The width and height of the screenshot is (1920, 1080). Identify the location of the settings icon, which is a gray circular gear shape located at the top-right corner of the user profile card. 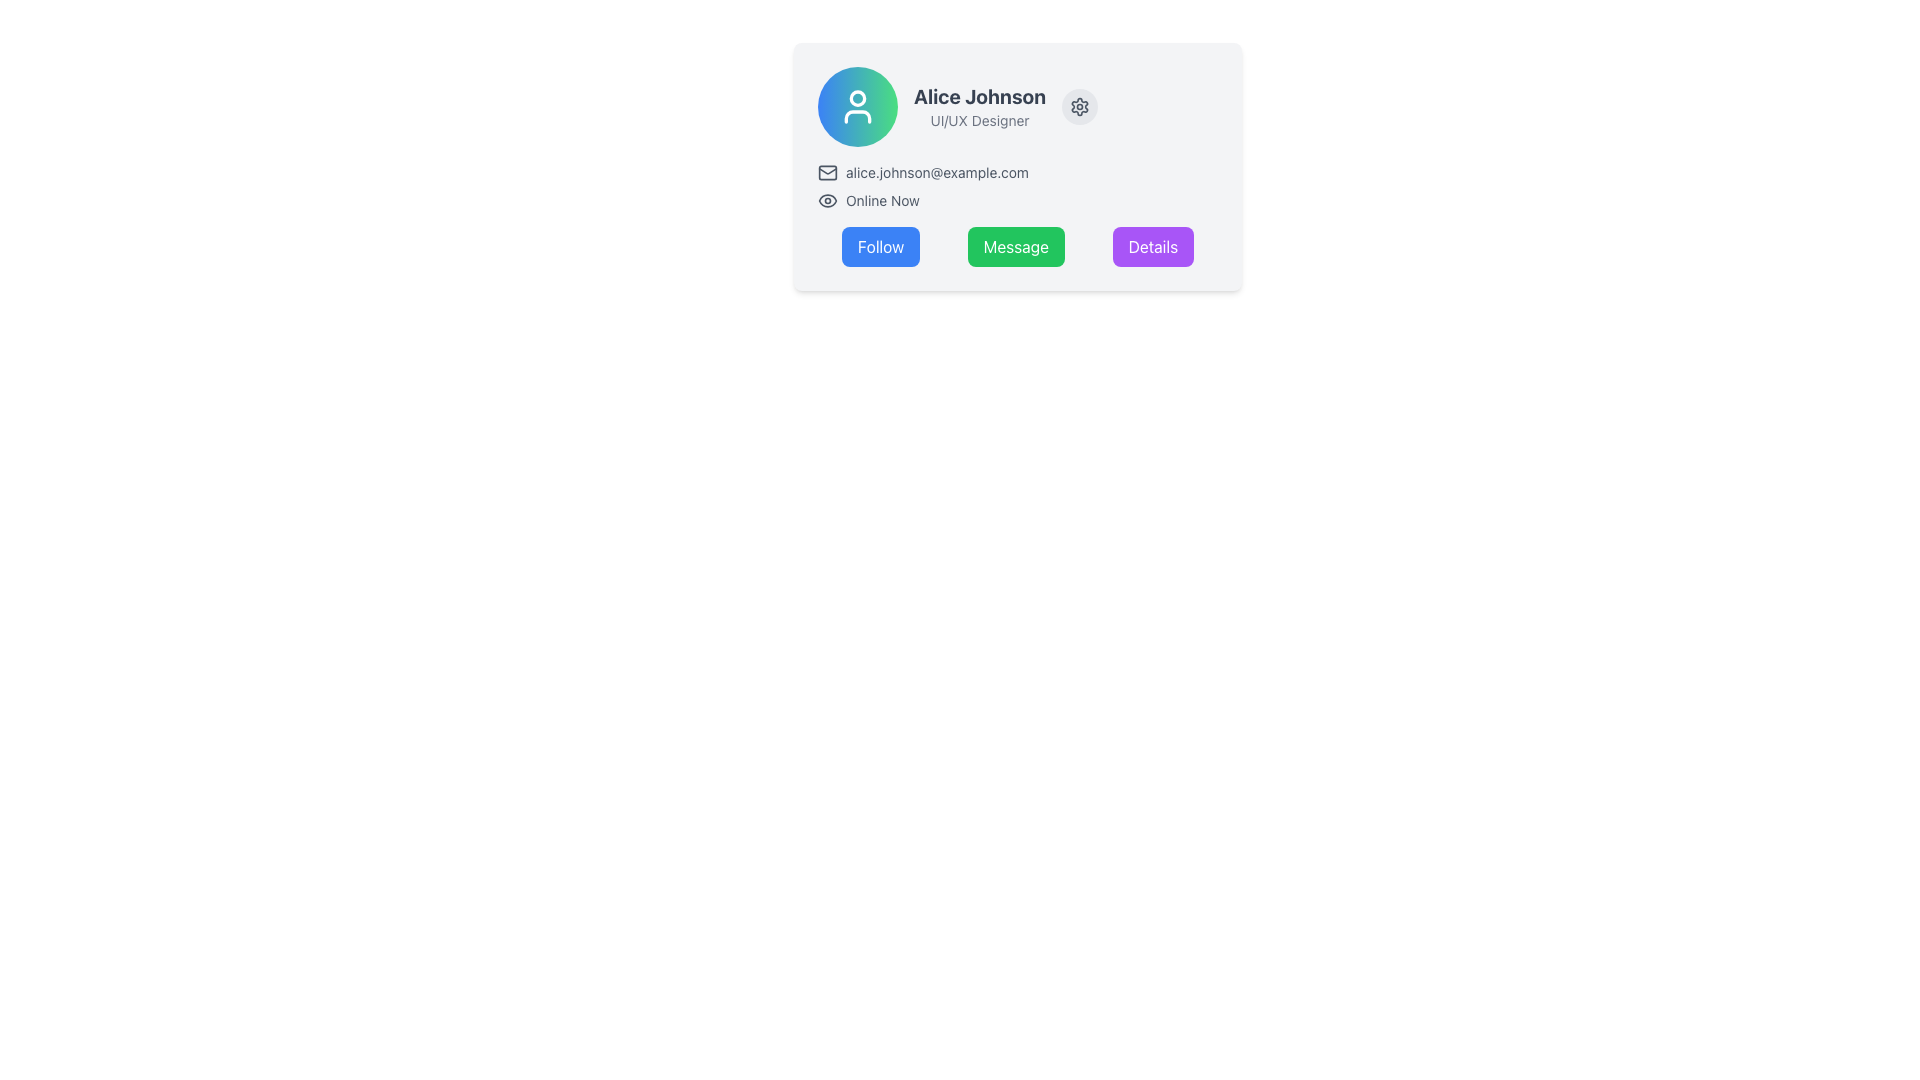
(1079, 107).